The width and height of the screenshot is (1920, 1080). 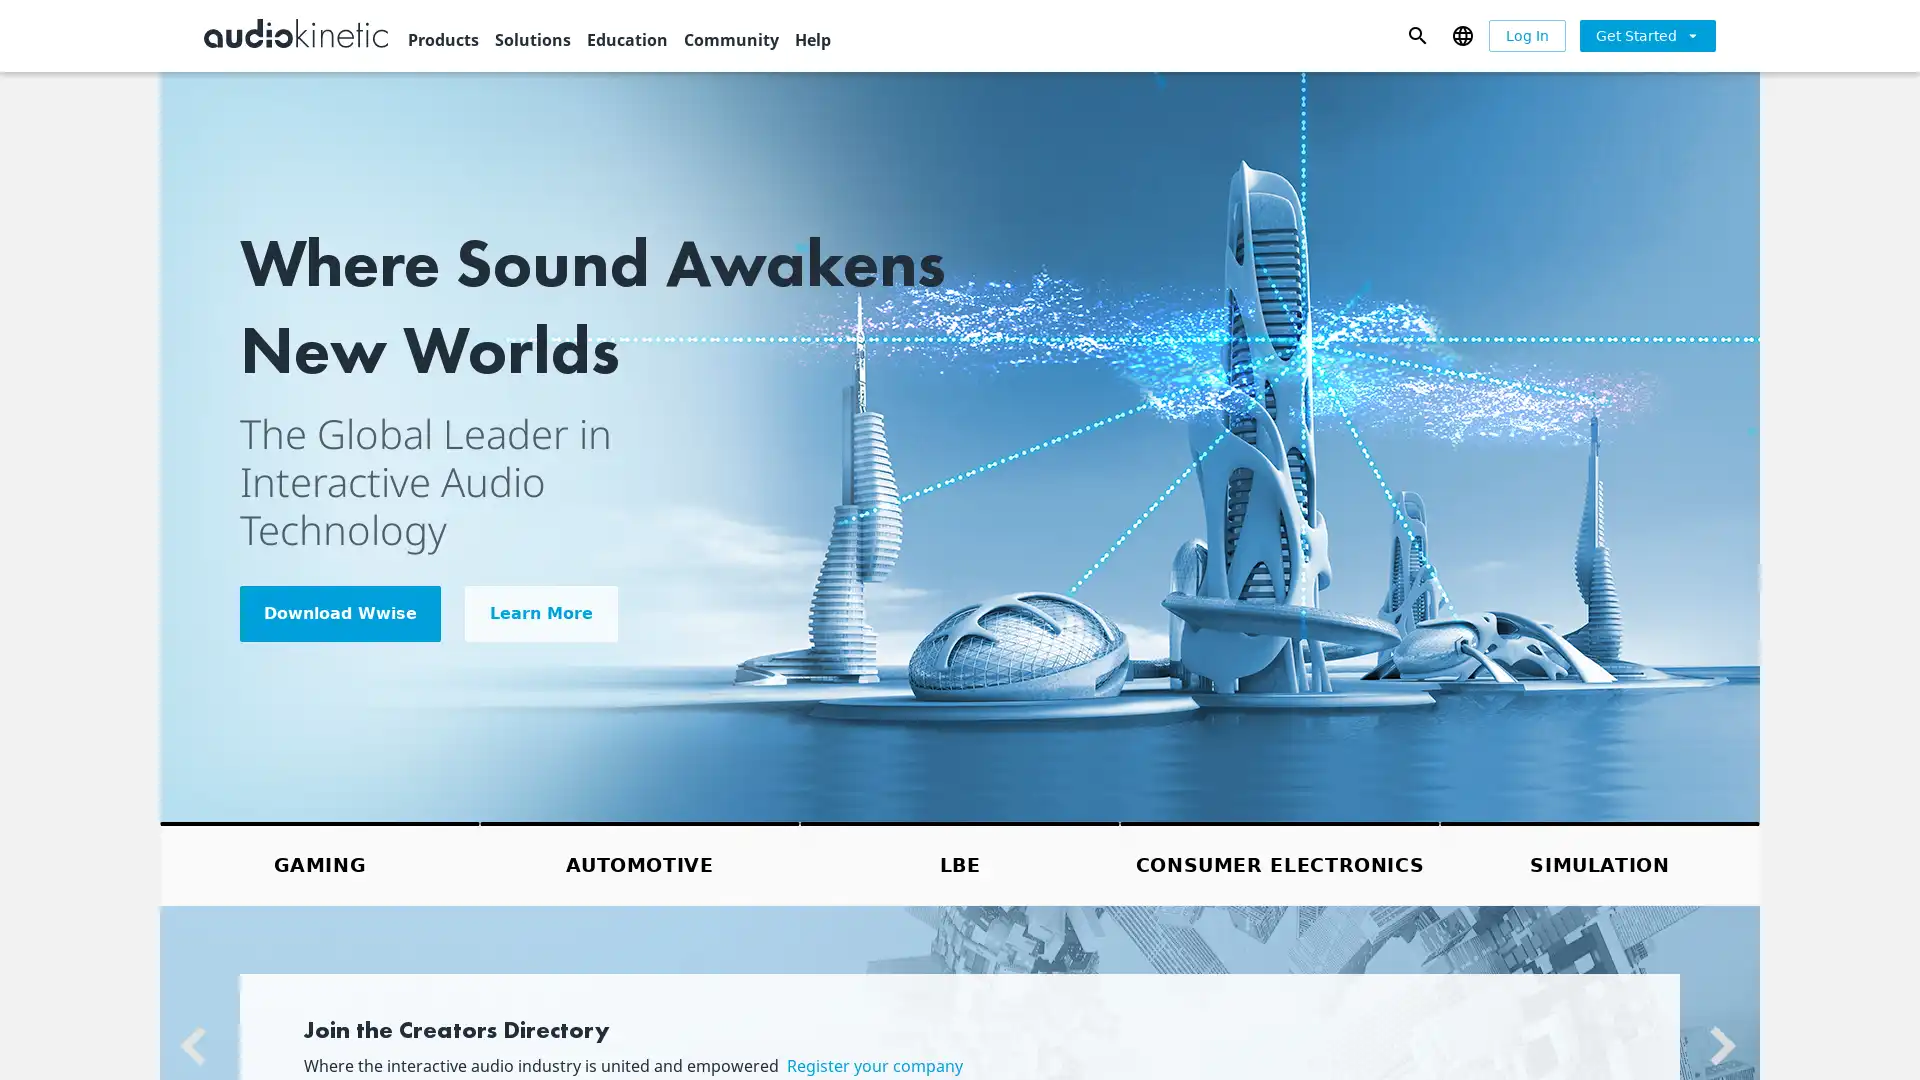 What do you see at coordinates (638, 862) in the screenshot?
I see `AUTOMOTIVE` at bounding box center [638, 862].